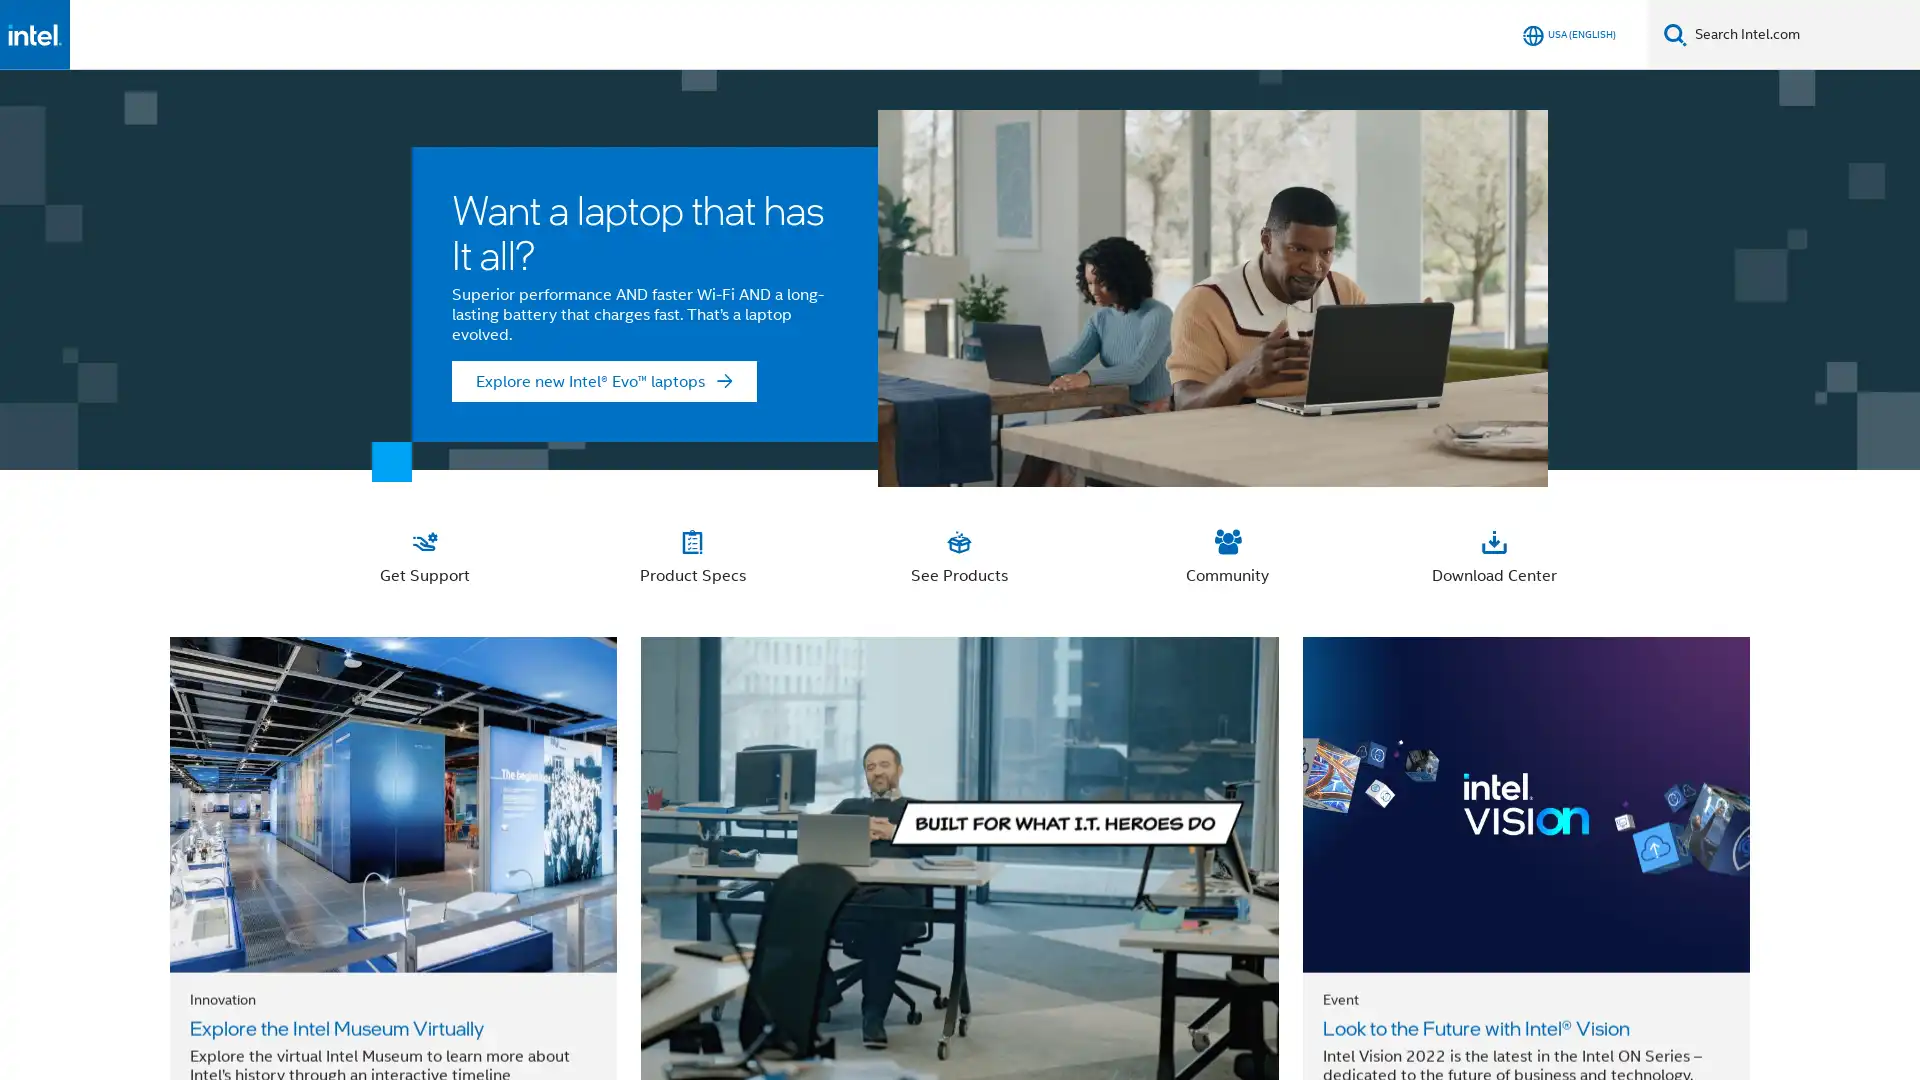 The width and height of the screenshot is (1920, 1080). I want to click on Search, so click(1675, 34).